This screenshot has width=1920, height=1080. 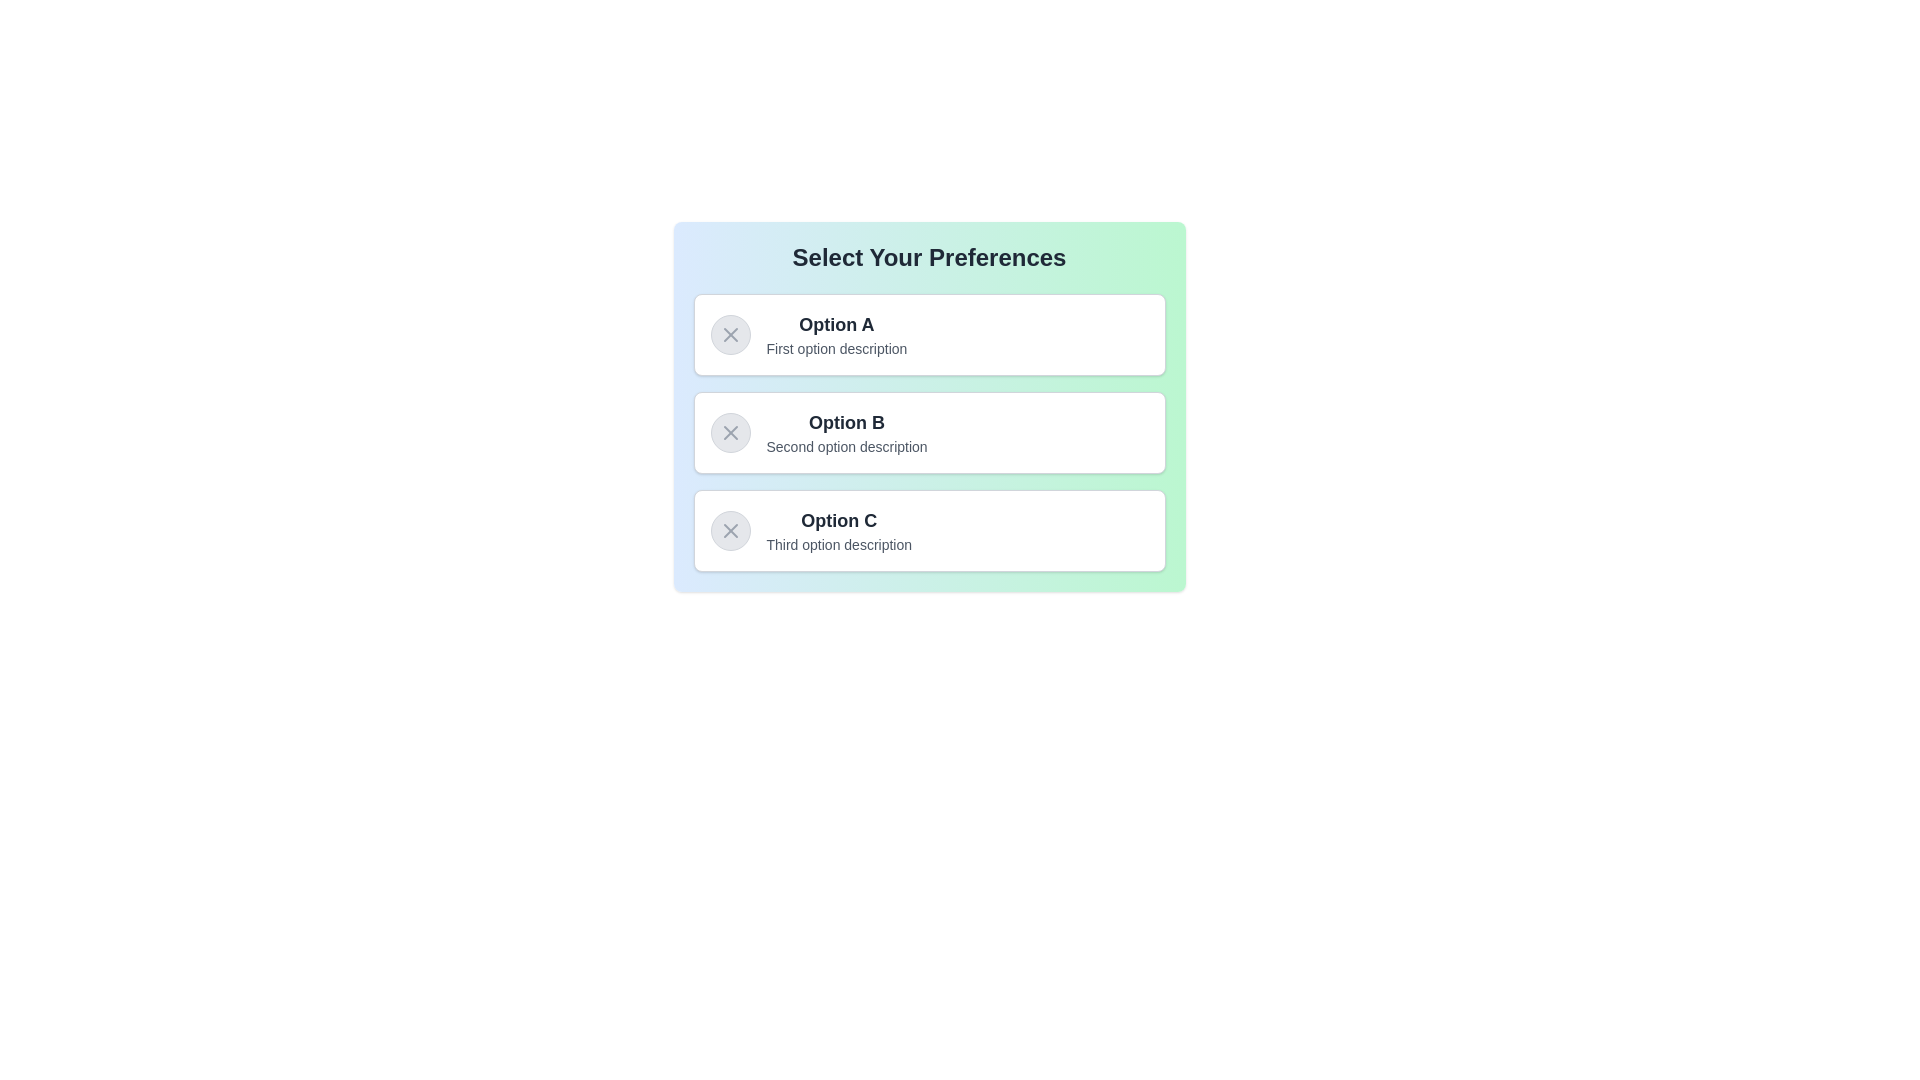 What do you see at coordinates (928, 431) in the screenshot?
I see `the middle selectable card (Option B) located in the 'Select Your Preferences' section` at bounding box center [928, 431].